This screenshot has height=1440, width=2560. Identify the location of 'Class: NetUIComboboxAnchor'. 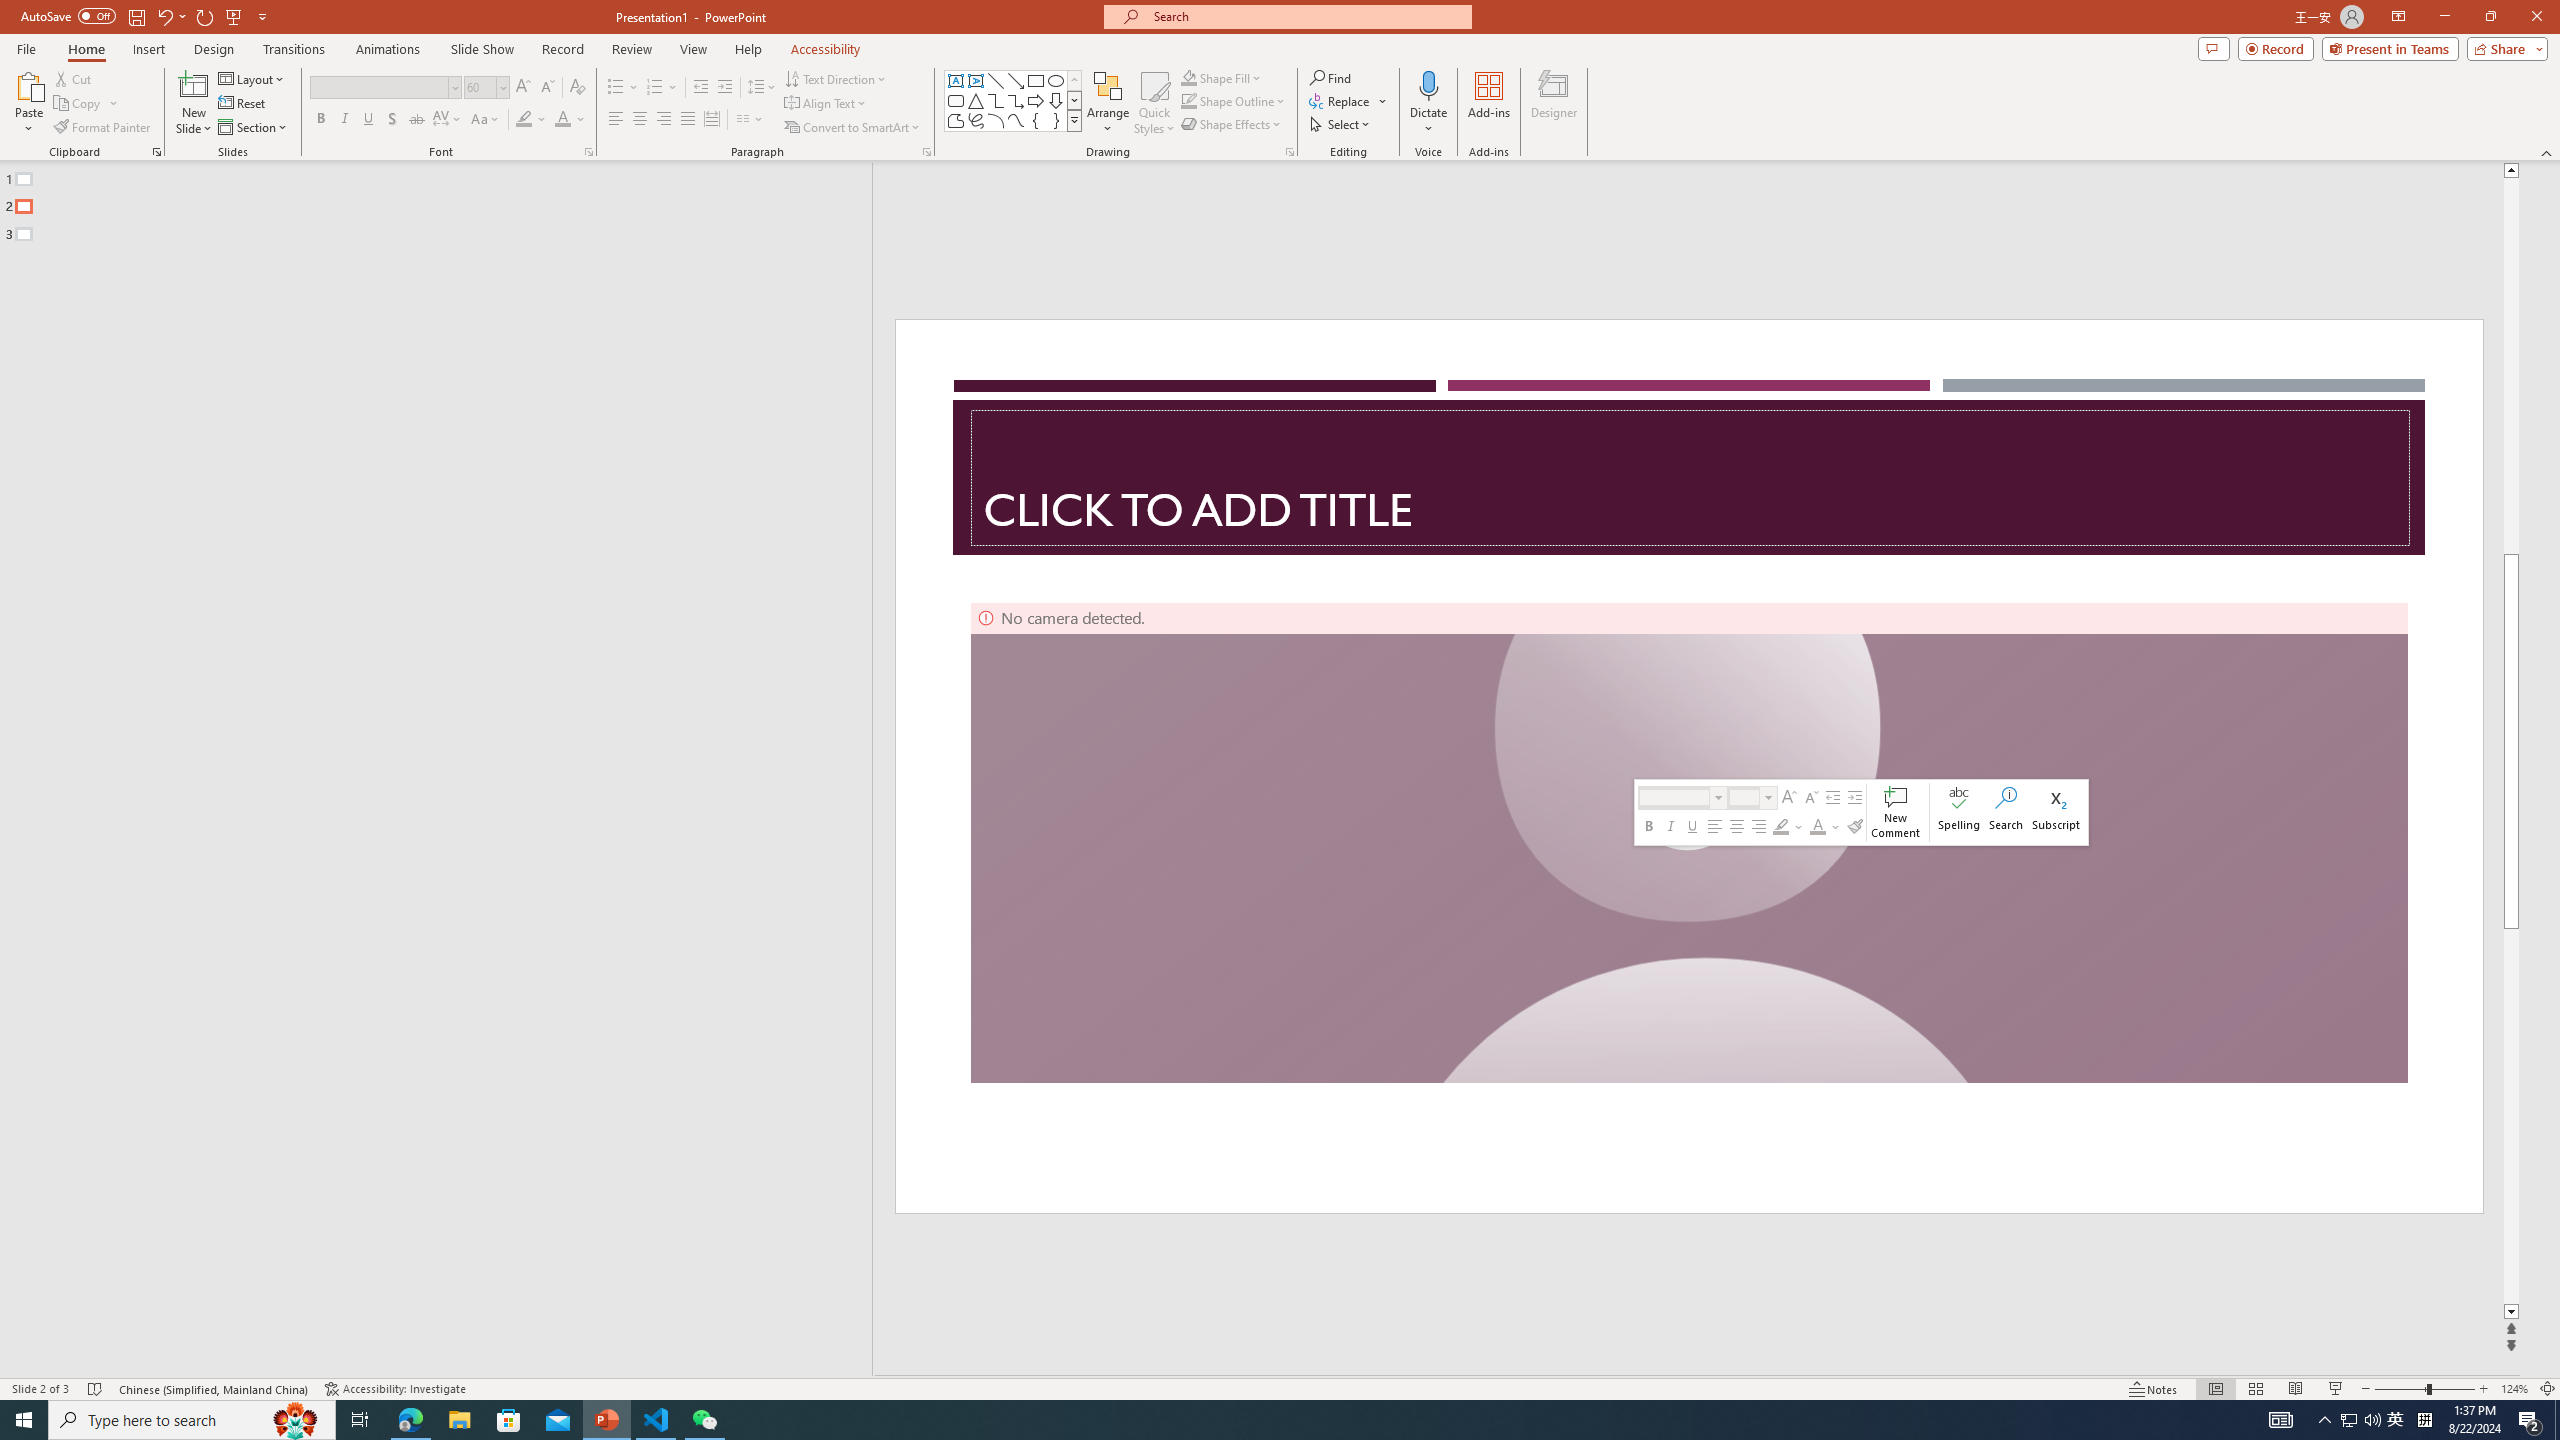
(1752, 796).